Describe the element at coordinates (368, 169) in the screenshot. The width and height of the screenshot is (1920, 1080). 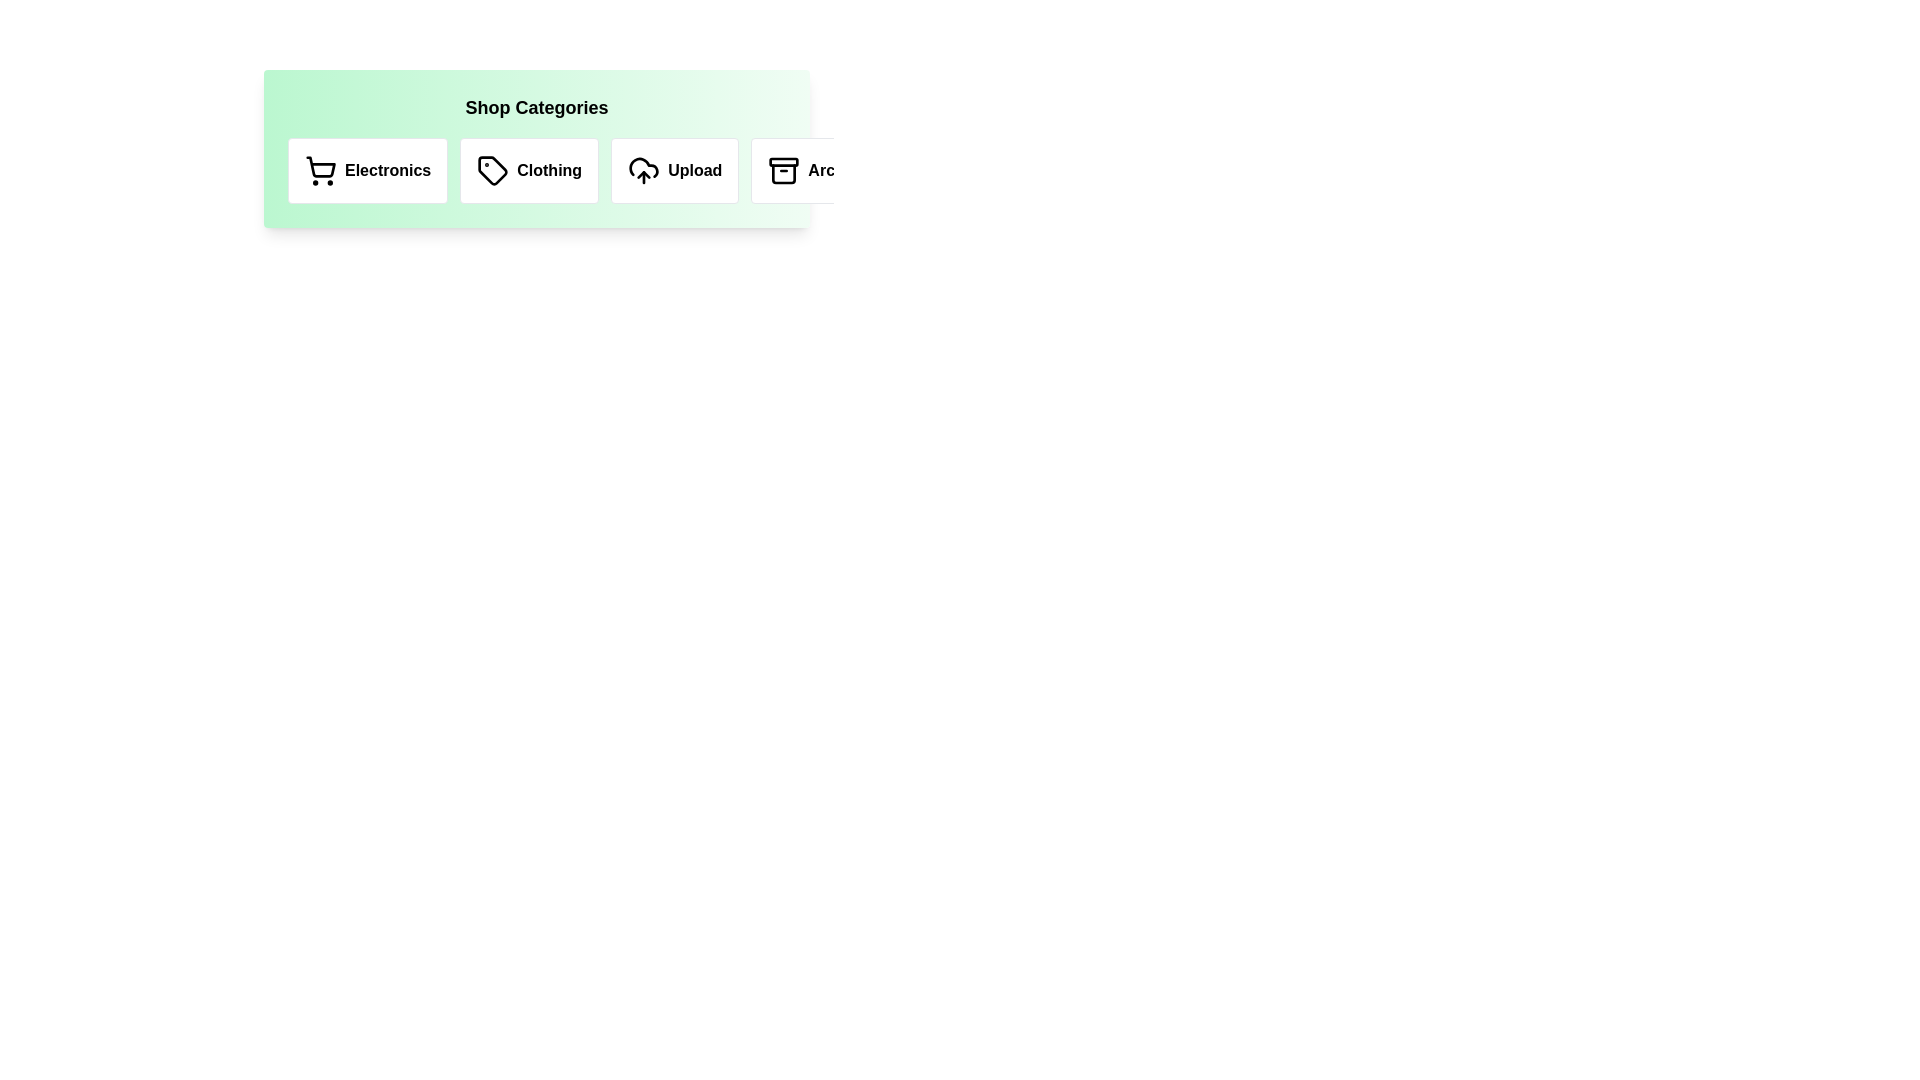
I see `the text of the category label Electronics` at that location.